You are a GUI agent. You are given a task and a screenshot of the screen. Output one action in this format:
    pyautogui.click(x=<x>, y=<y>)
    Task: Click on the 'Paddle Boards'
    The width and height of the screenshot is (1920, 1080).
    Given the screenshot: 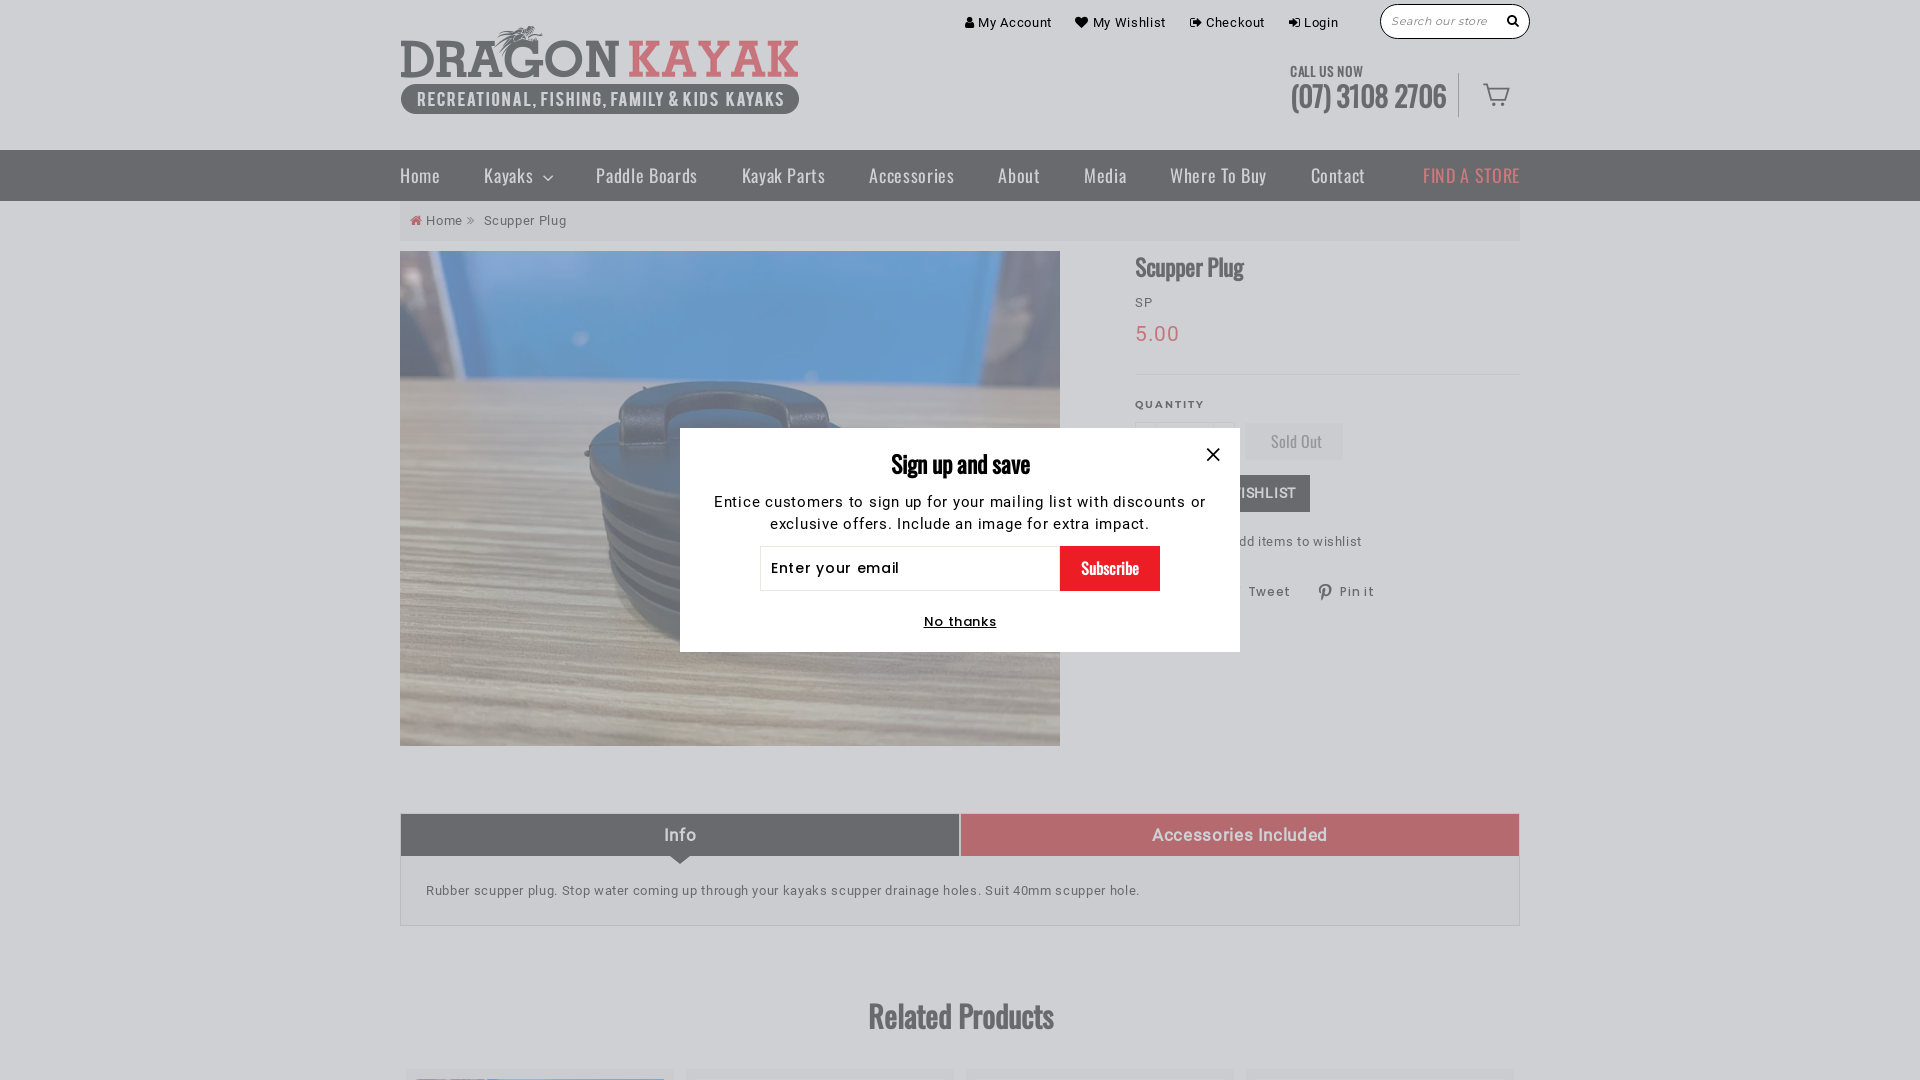 What is the action you would take?
    pyautogui.click(x=646, y=174)
    